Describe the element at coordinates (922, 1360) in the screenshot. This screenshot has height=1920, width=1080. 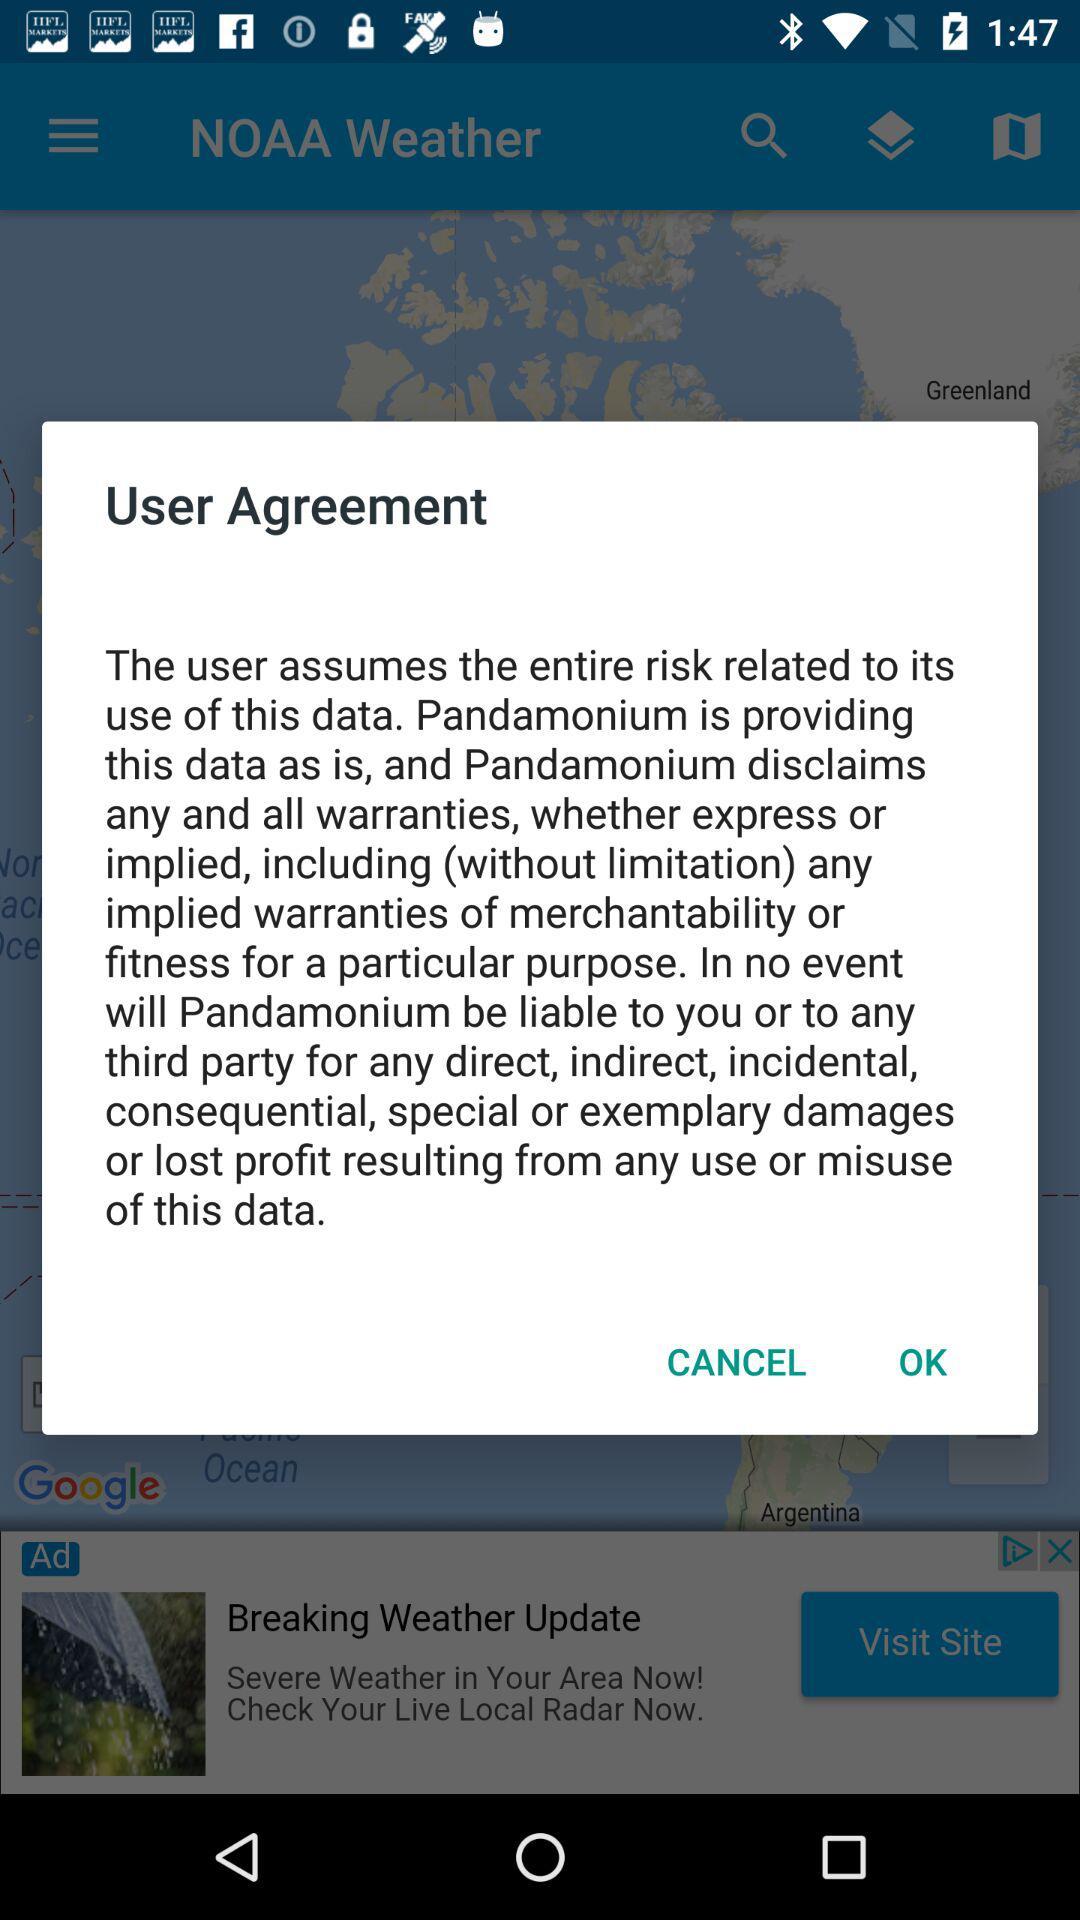
I see `the item next to cancel` at that location.